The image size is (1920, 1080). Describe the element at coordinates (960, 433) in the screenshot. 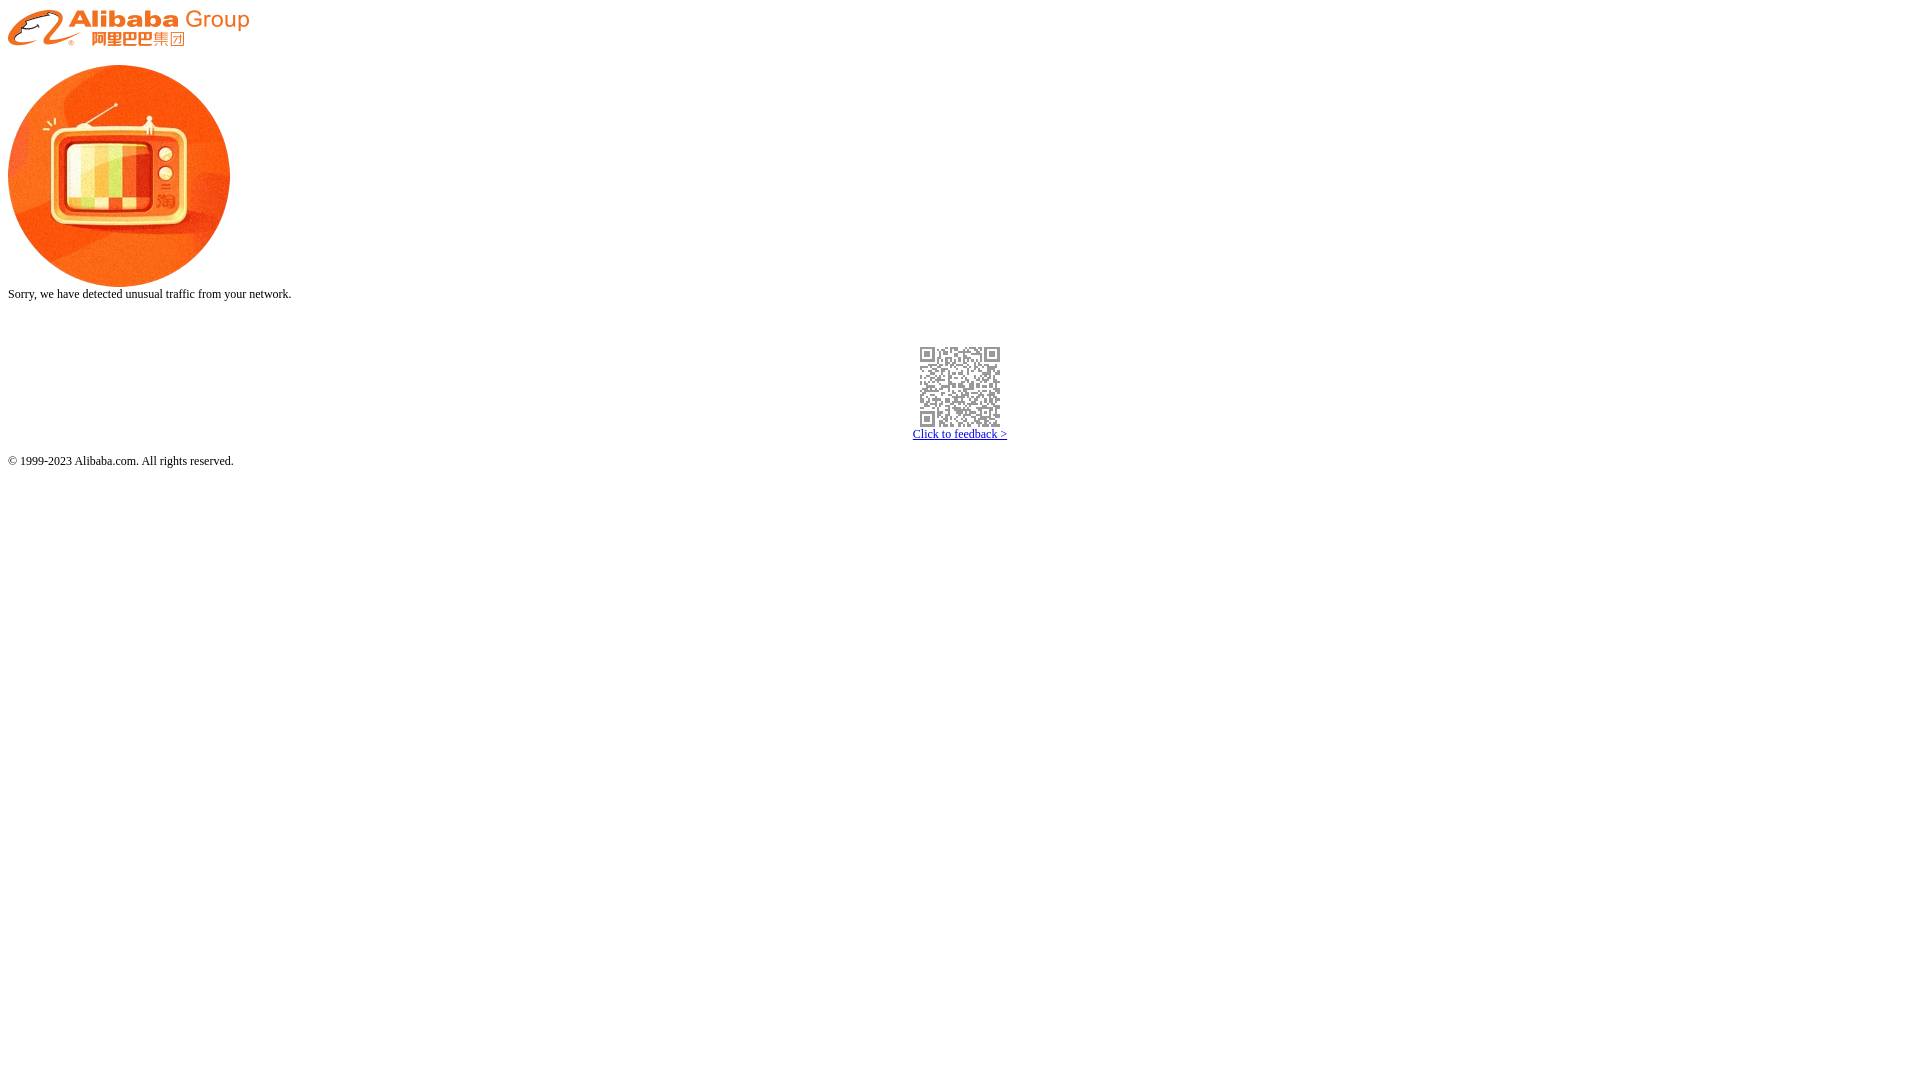

I see `'Click to feedback >'` at that location.